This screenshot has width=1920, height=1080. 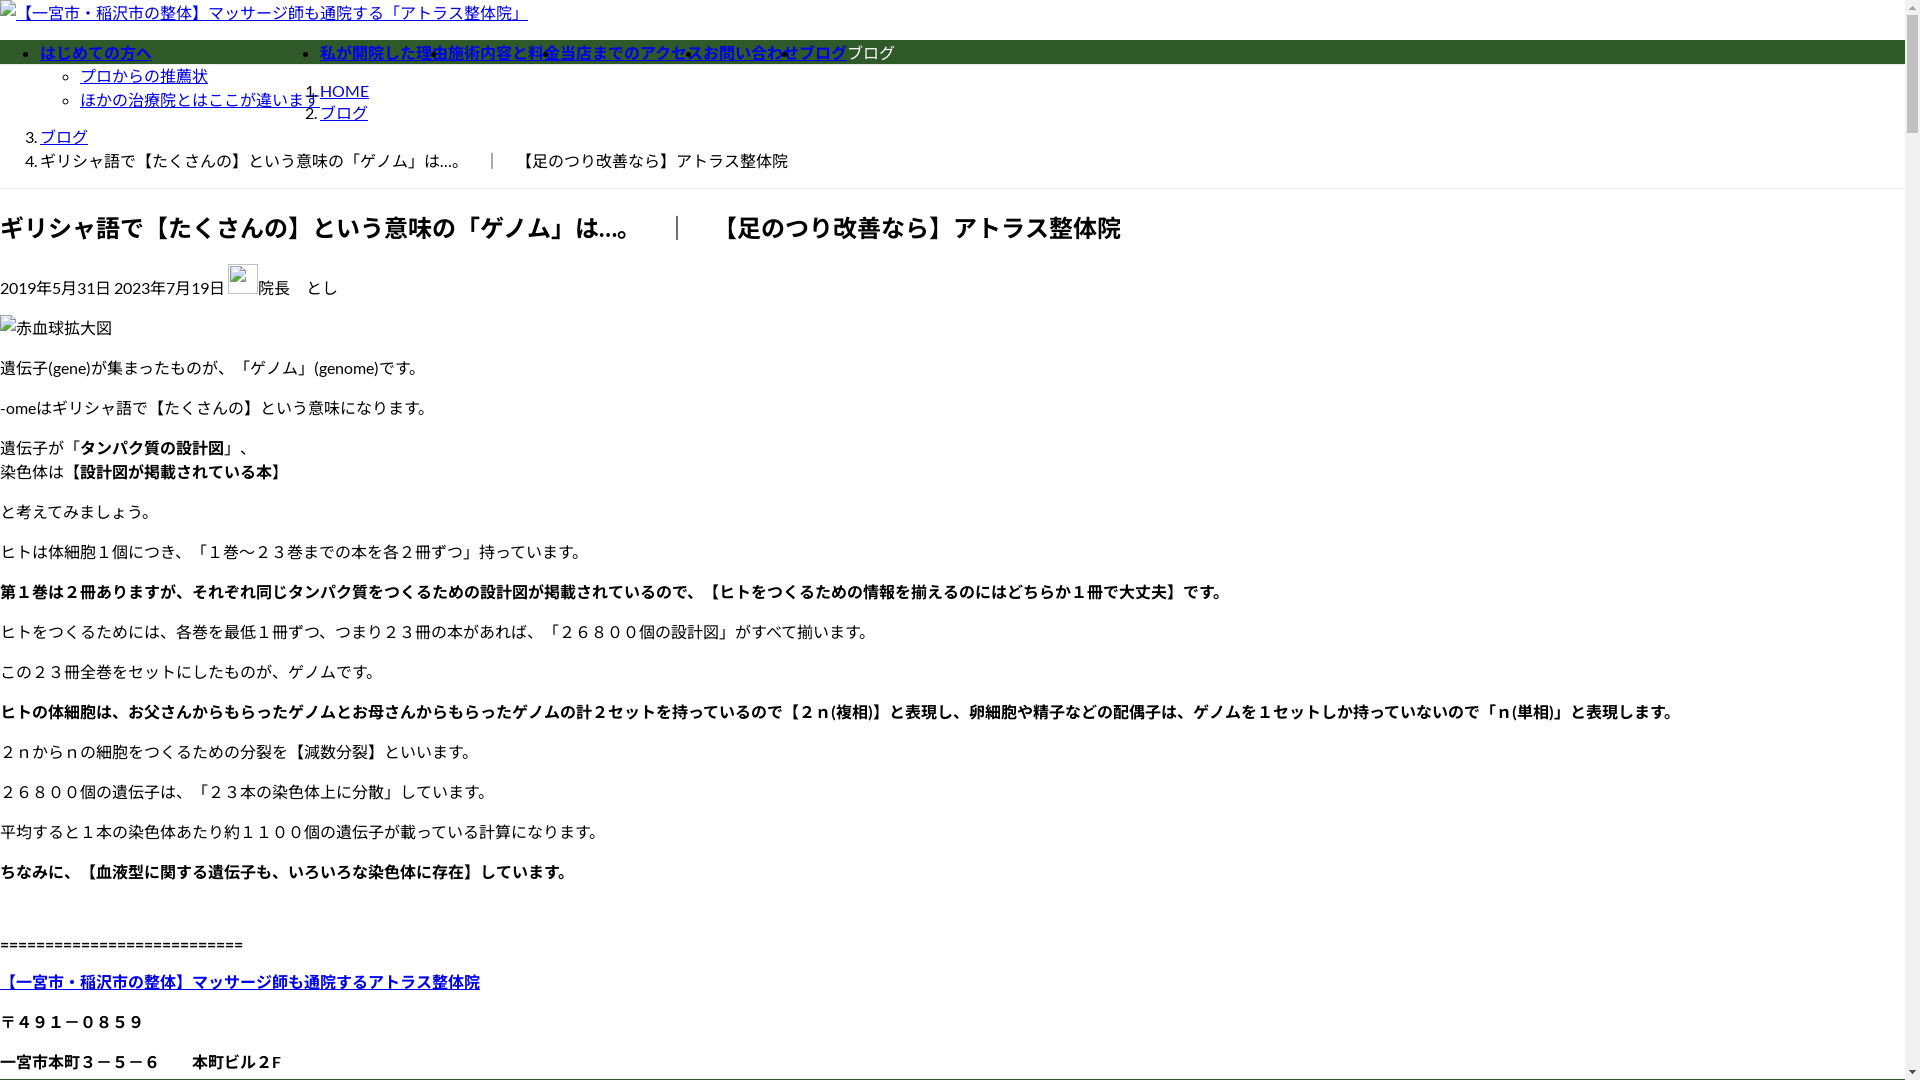 What do you see at coordinates (320, 90) in the screenshot?
I see `'HOME'` at bounding box center [320, 90].